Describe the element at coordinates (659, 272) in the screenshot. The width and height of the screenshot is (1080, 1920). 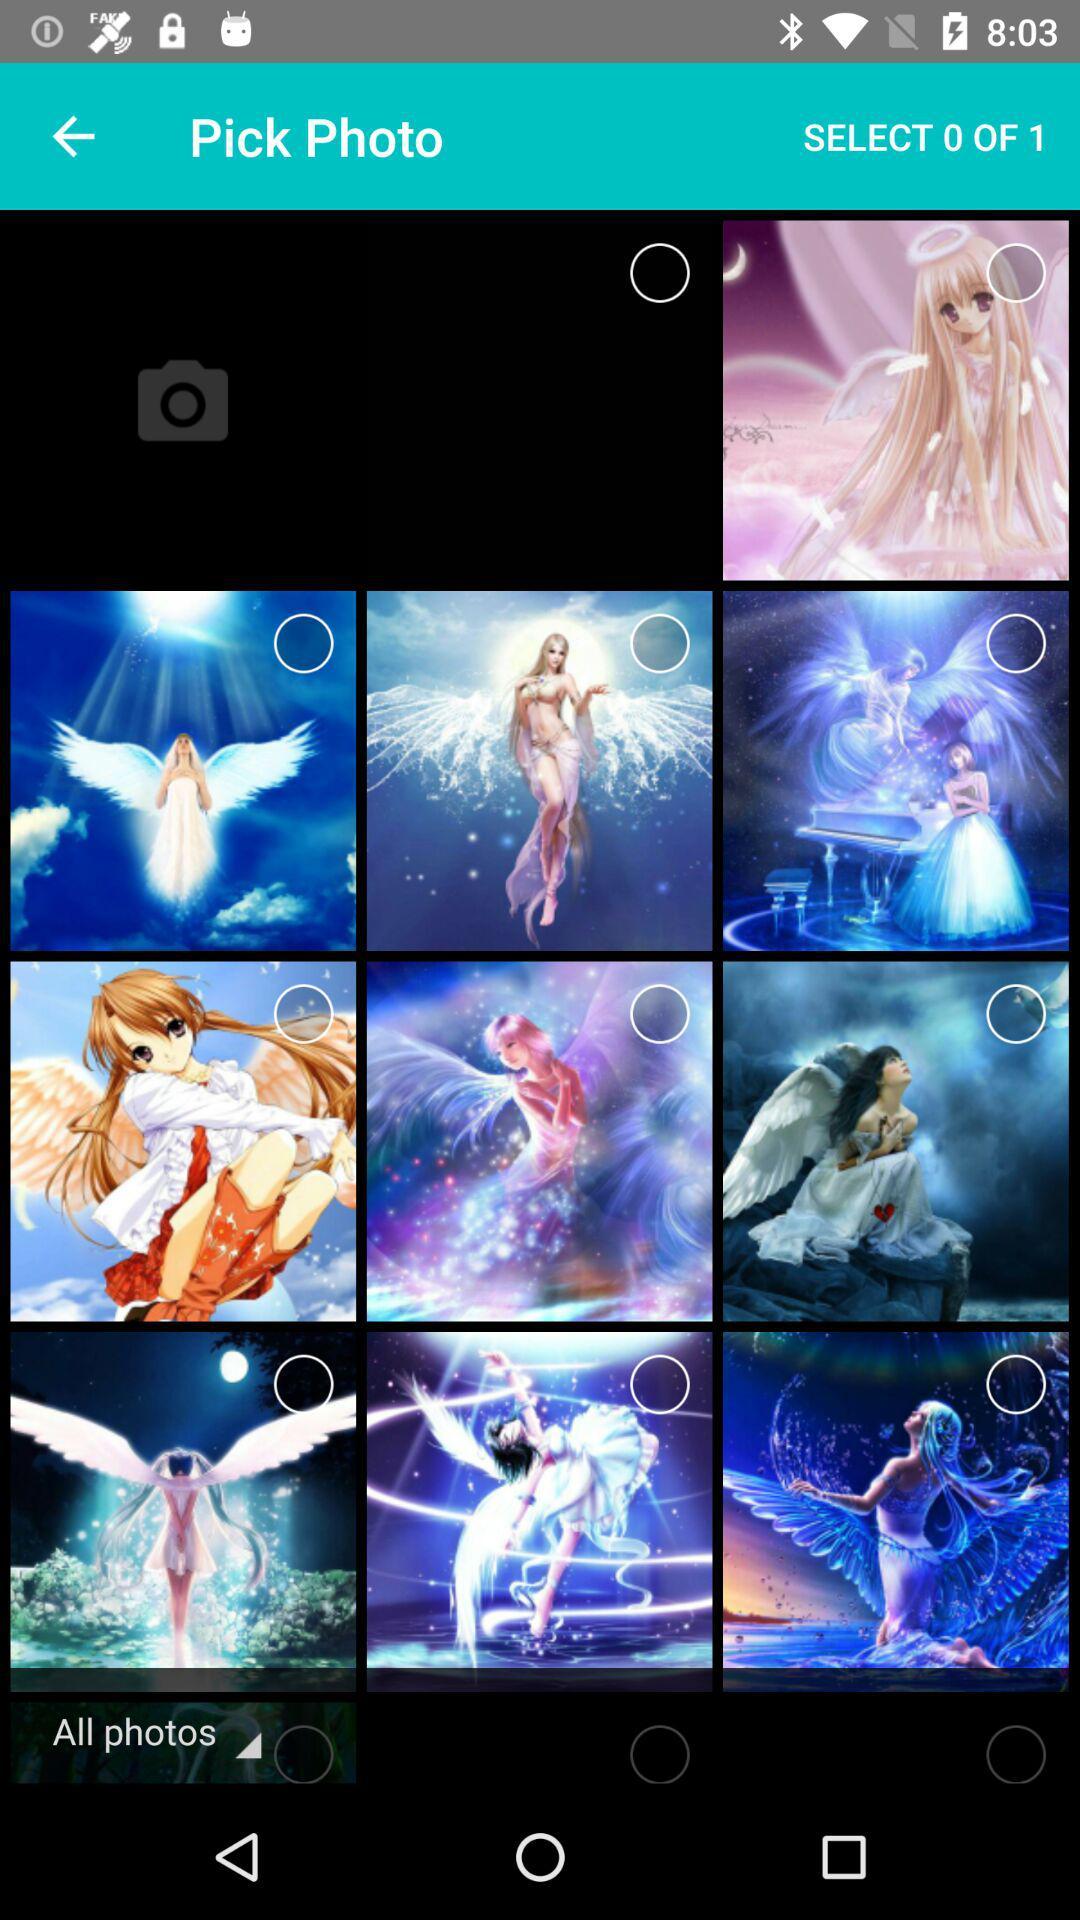
I see `choose background image` at that location.